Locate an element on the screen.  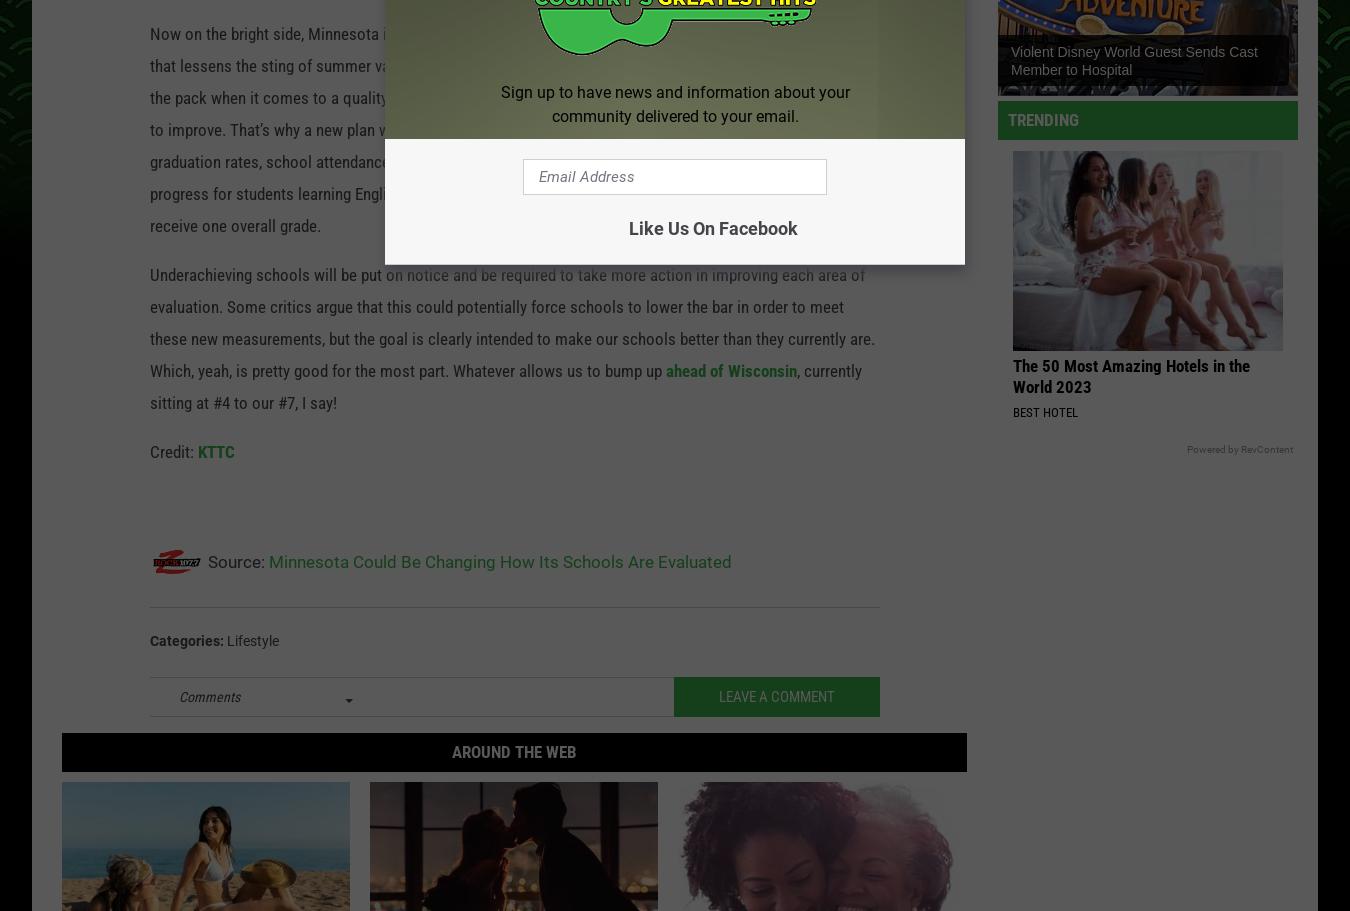
'The 50 Most Amazing Hotels in the World 2023' is located at coordinates (1130, 379).